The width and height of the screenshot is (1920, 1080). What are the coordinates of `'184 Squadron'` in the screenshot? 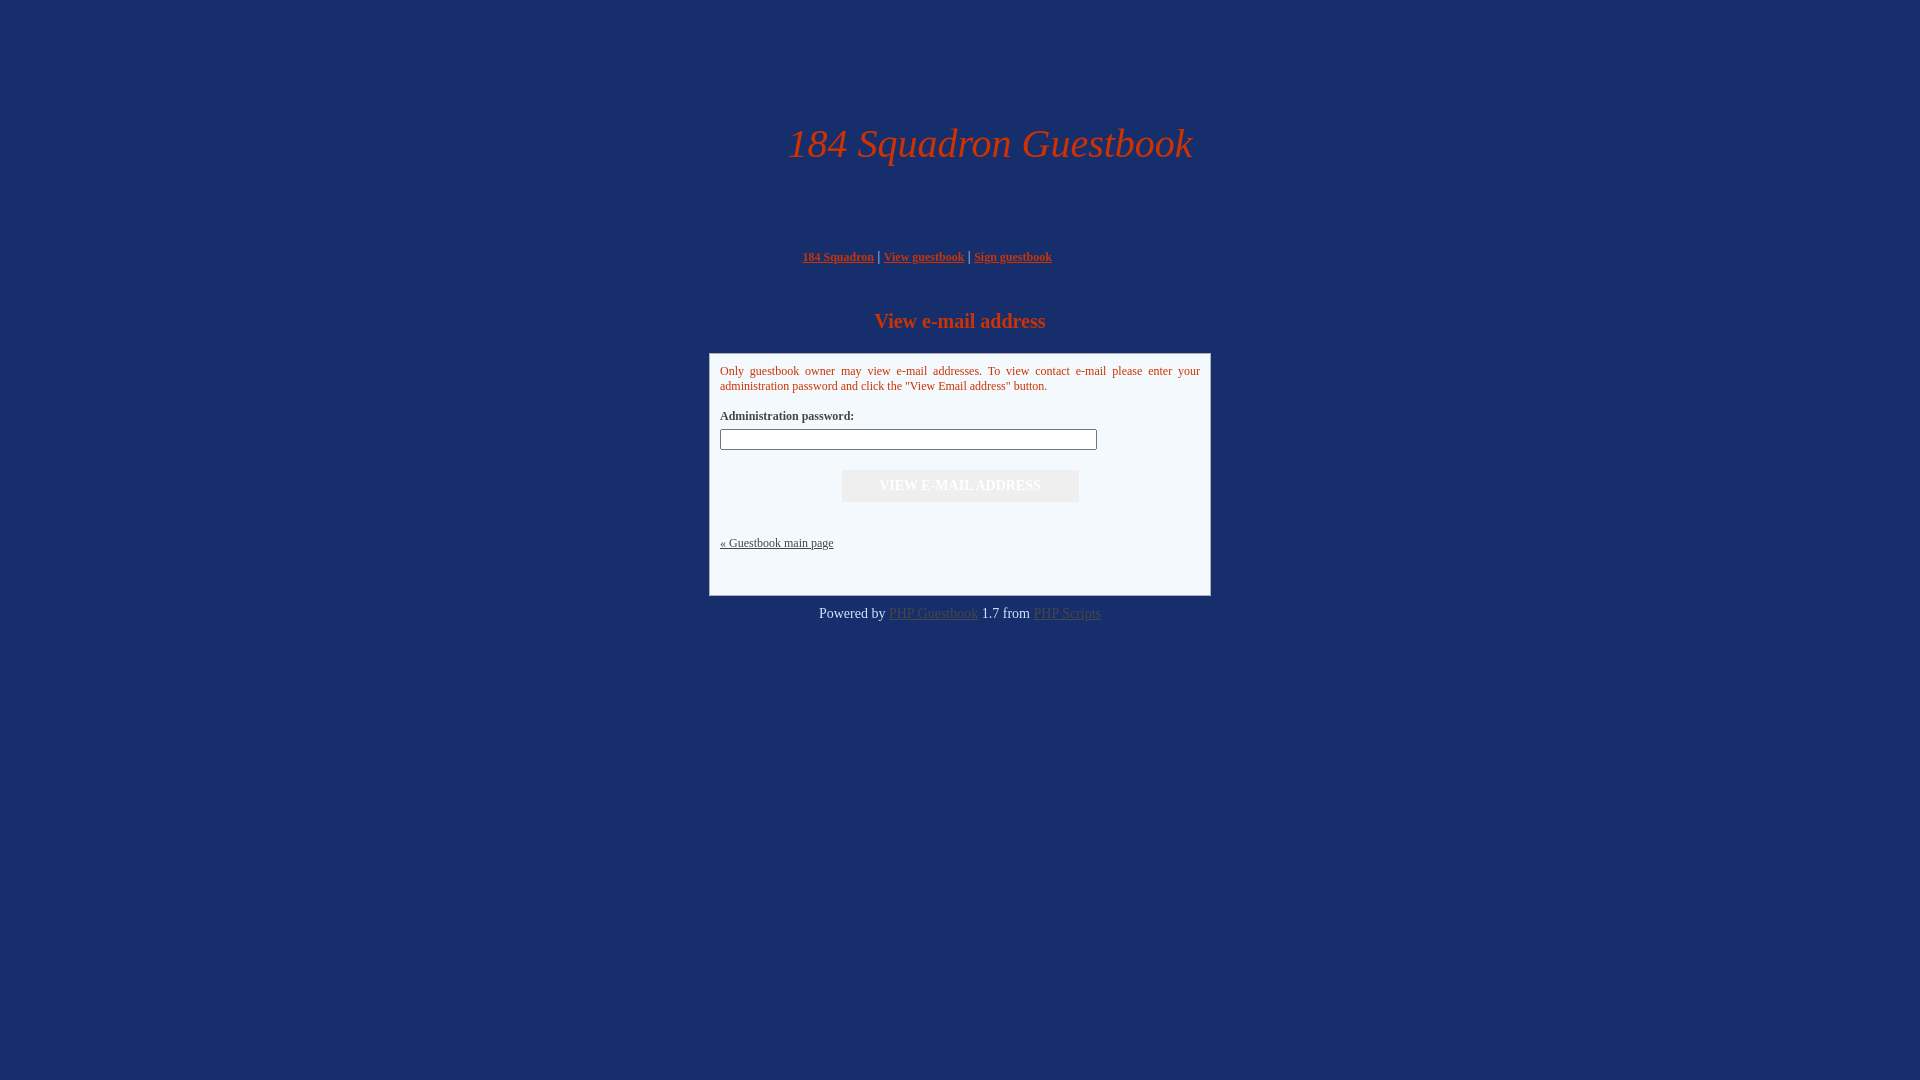 It's located at (837, 256).